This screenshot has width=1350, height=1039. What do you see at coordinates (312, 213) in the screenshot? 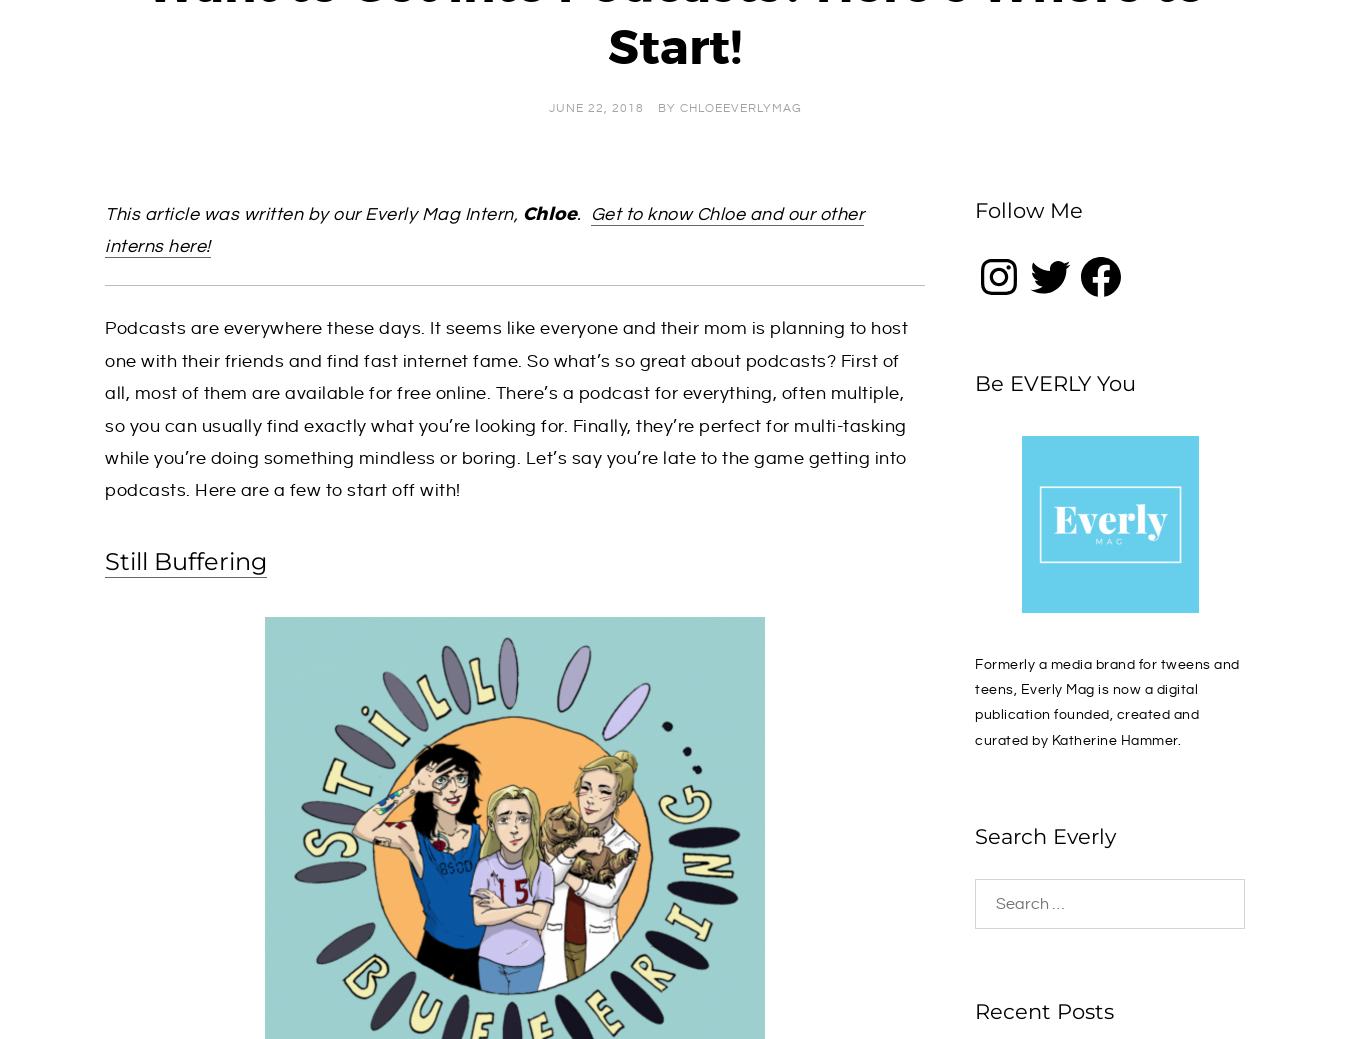
I see `'This article was written by our Everly Mag Intern,'` at bounding box center [312, 213].